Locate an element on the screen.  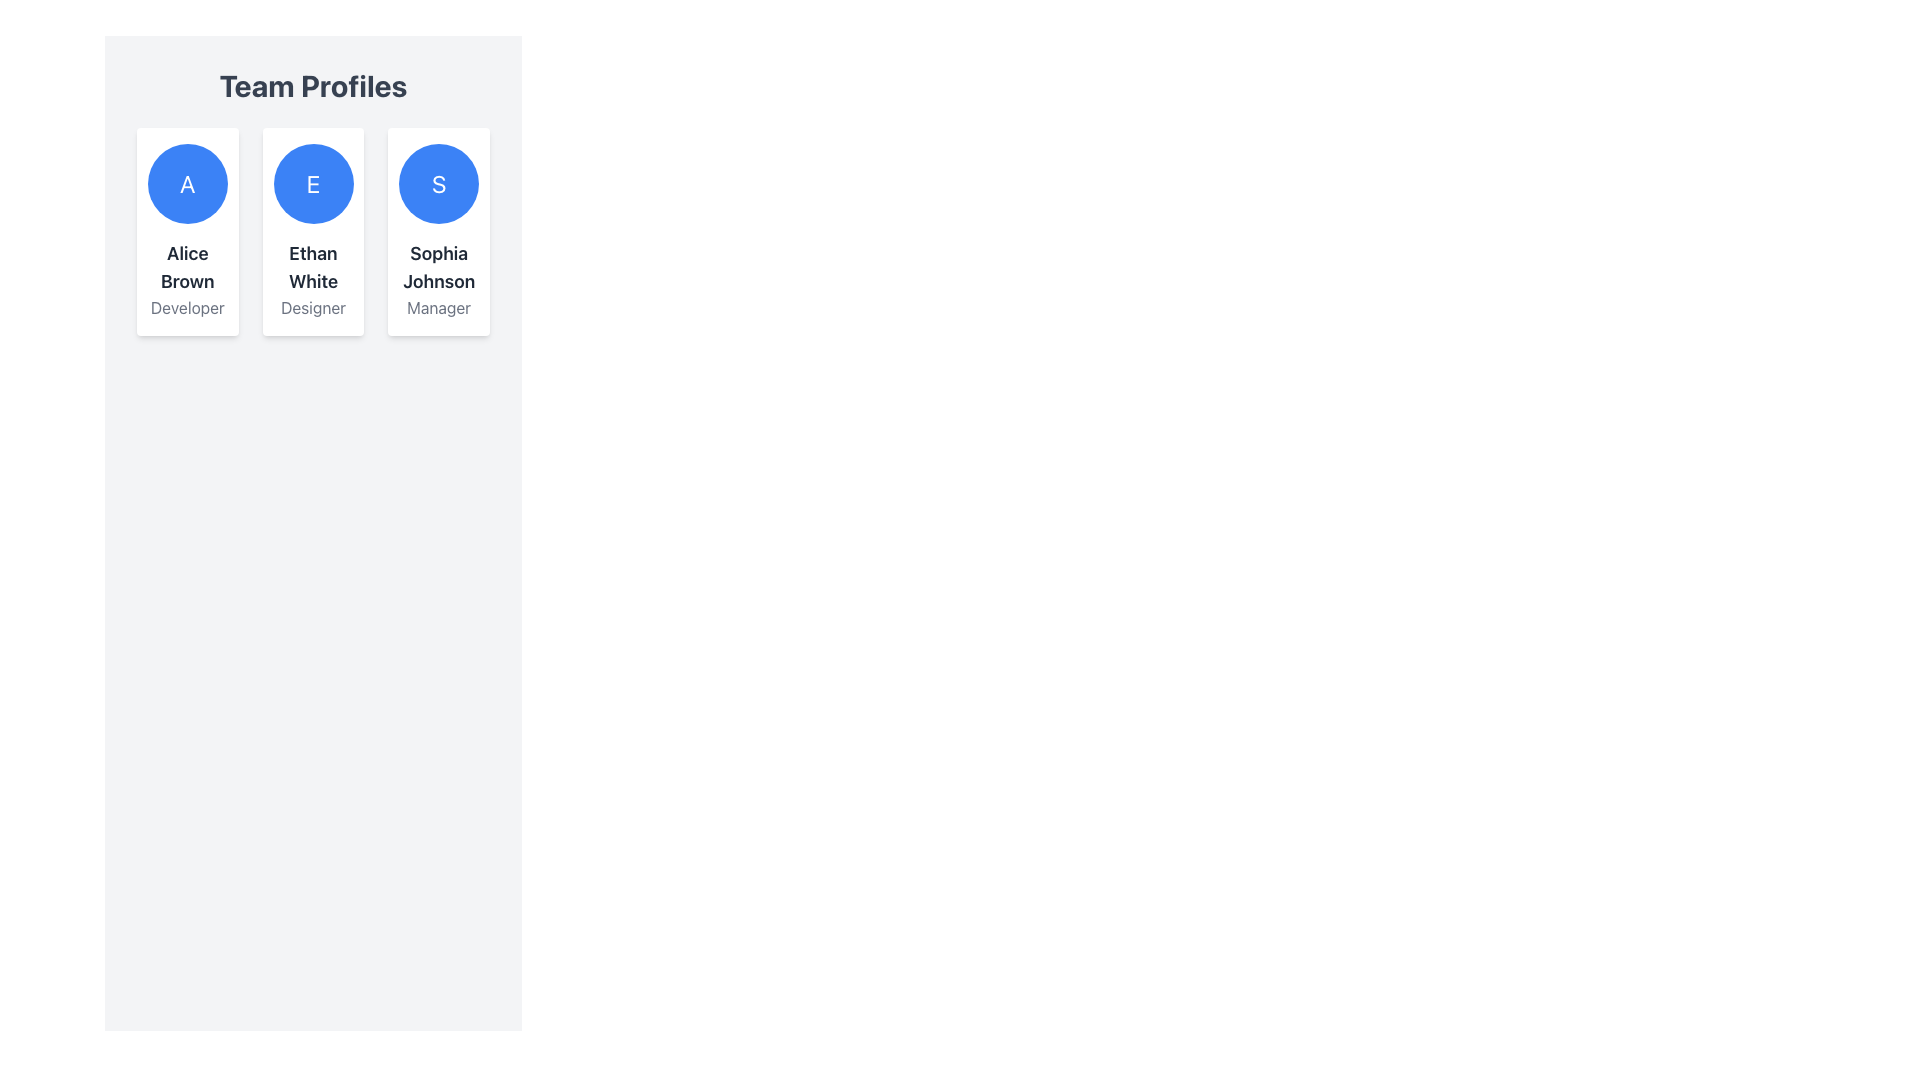
the profile card for 'Ethan White', which is the second card in the grid layout of 'Team Profiles' is located at coordinates (312, 230).